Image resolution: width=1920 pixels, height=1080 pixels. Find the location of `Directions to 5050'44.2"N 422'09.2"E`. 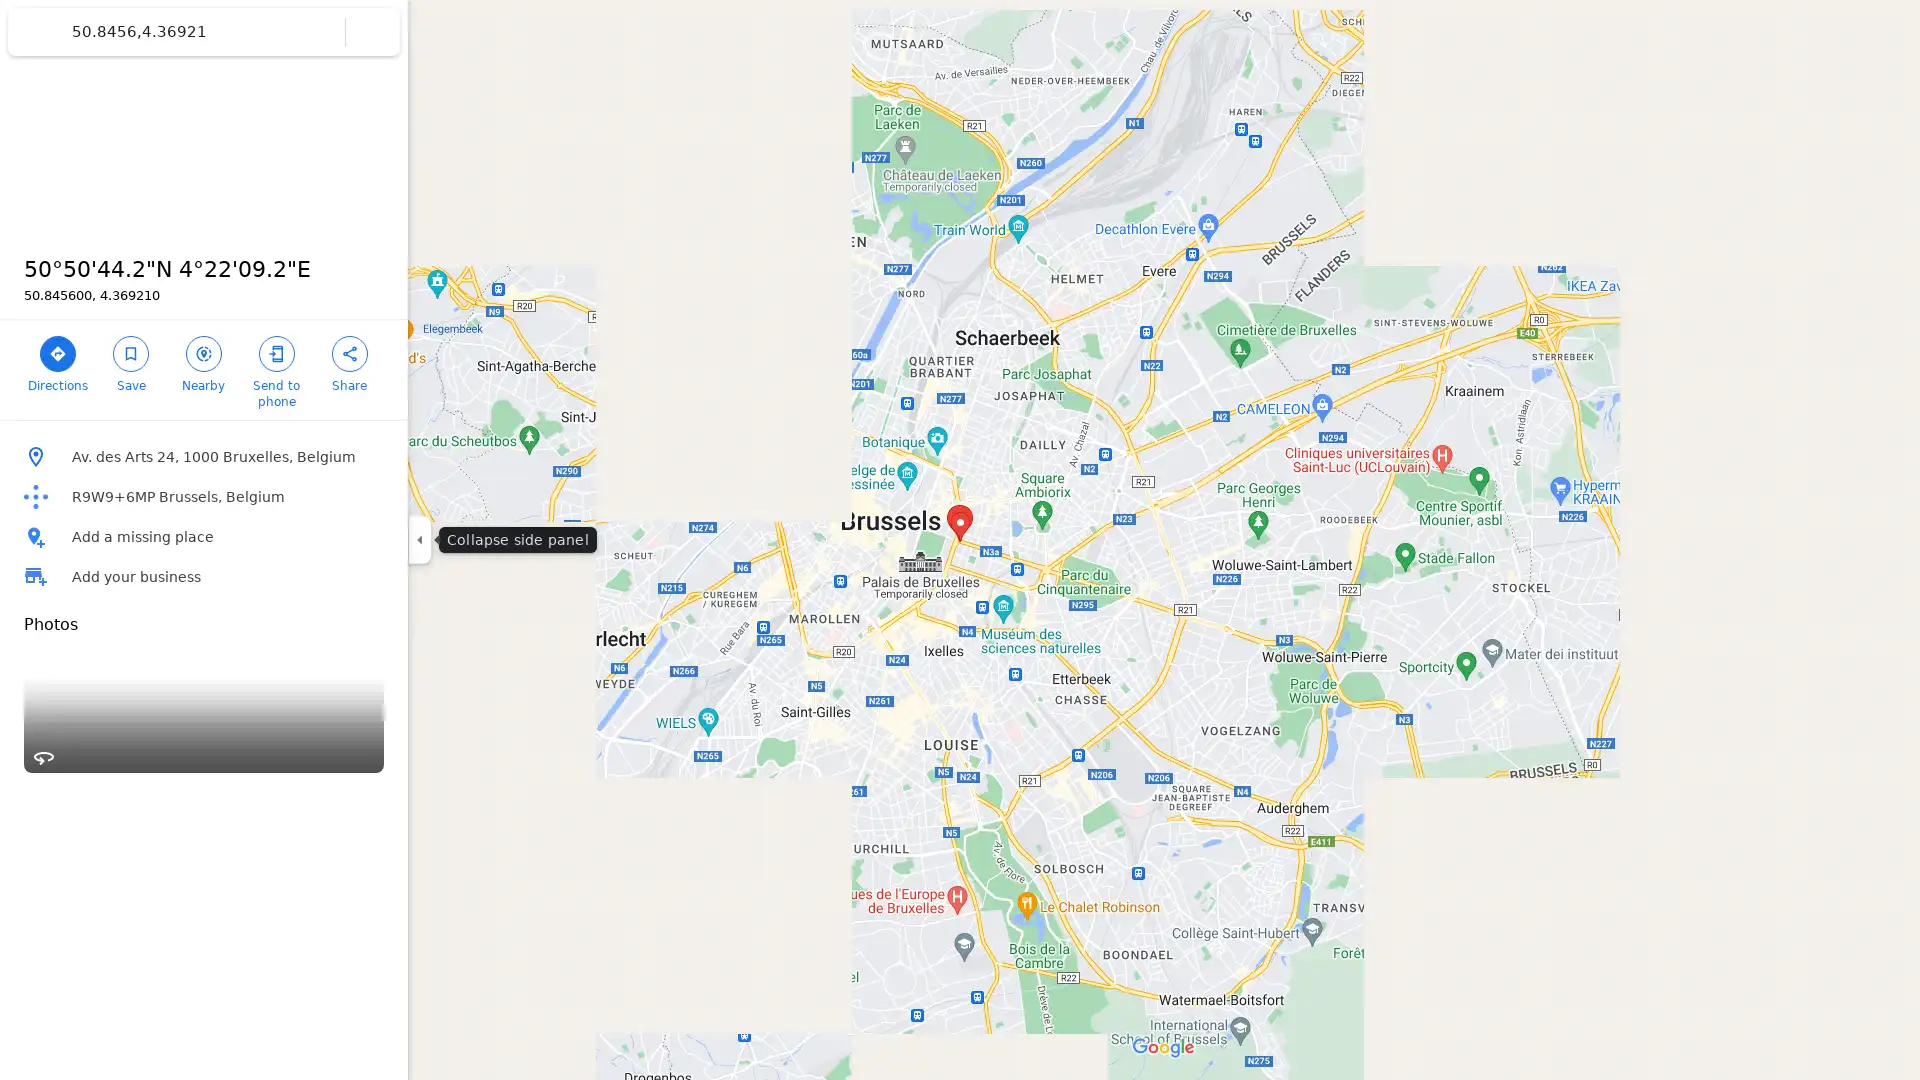

Directions to 5050'44.2"N 422'09.2"E is located at coordinates (57, 362).